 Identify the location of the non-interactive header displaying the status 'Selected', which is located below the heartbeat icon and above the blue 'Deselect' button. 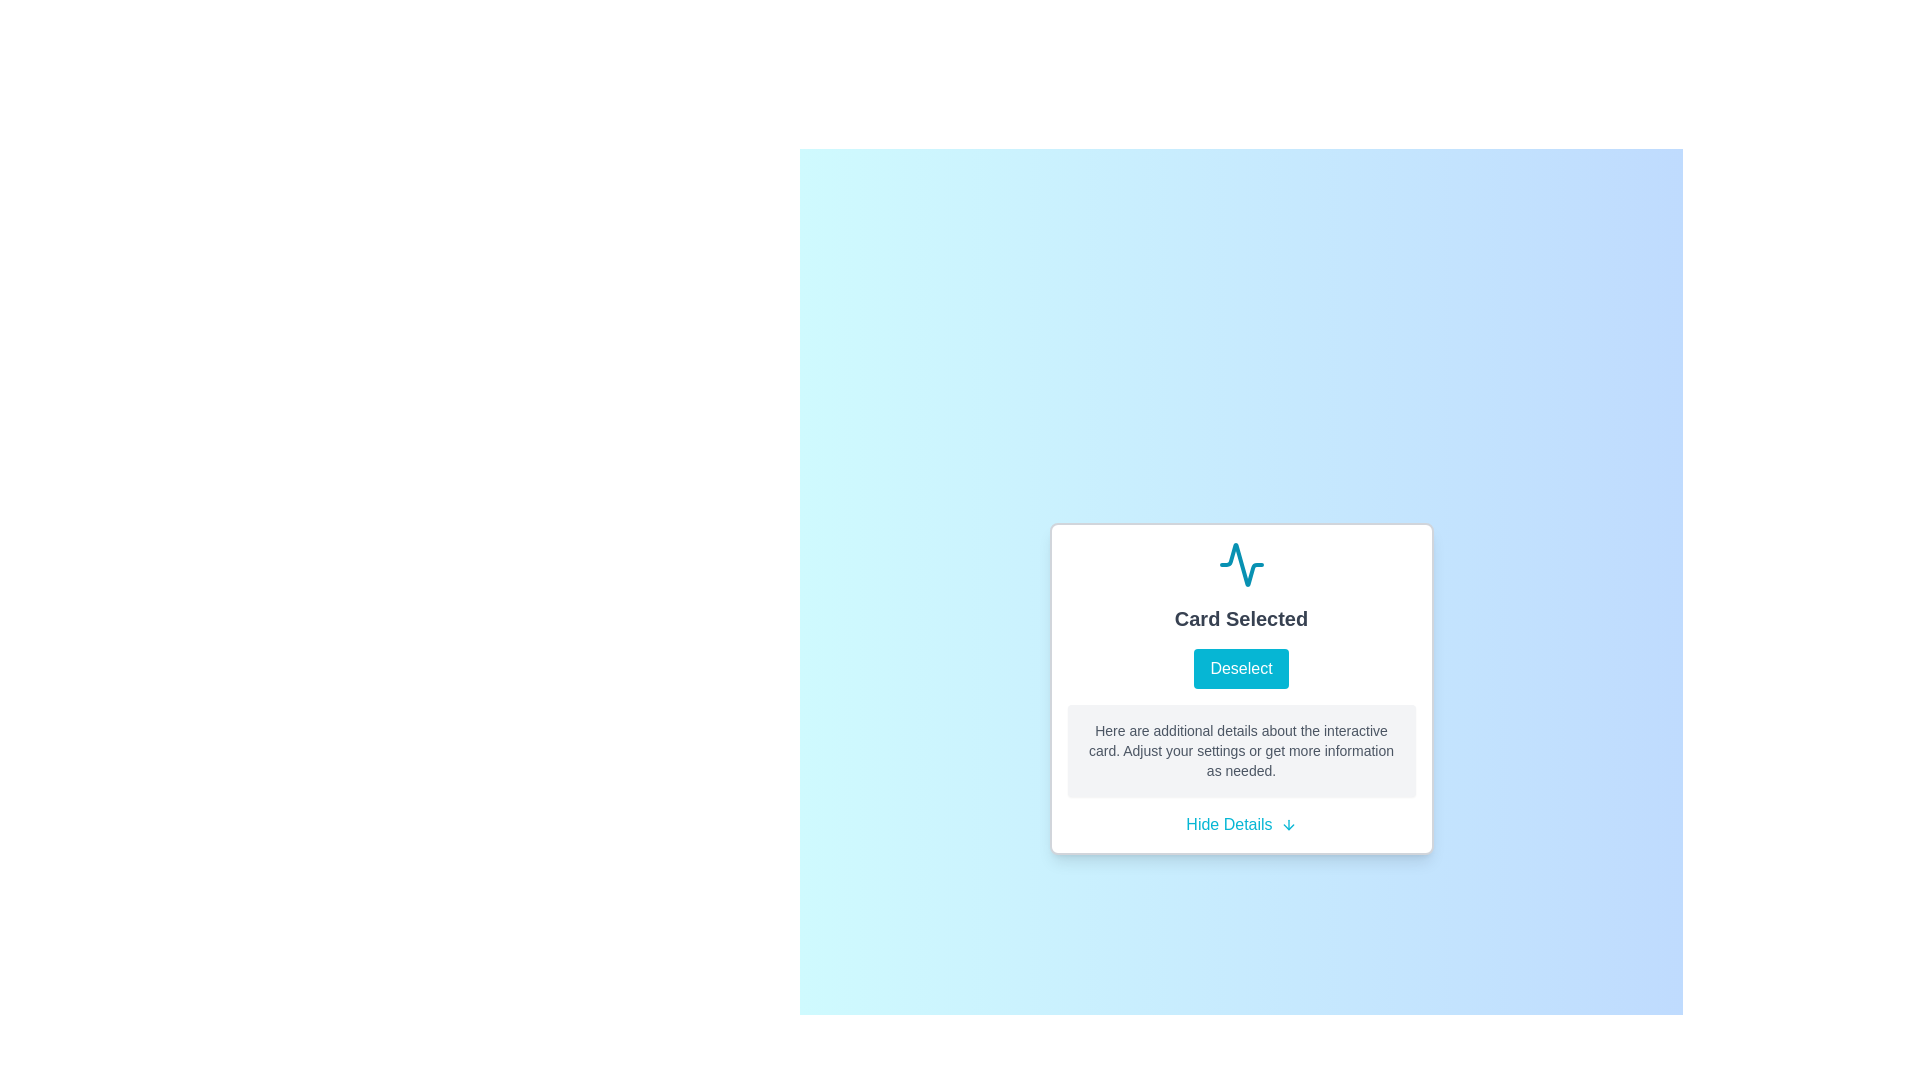
(1240, 617).